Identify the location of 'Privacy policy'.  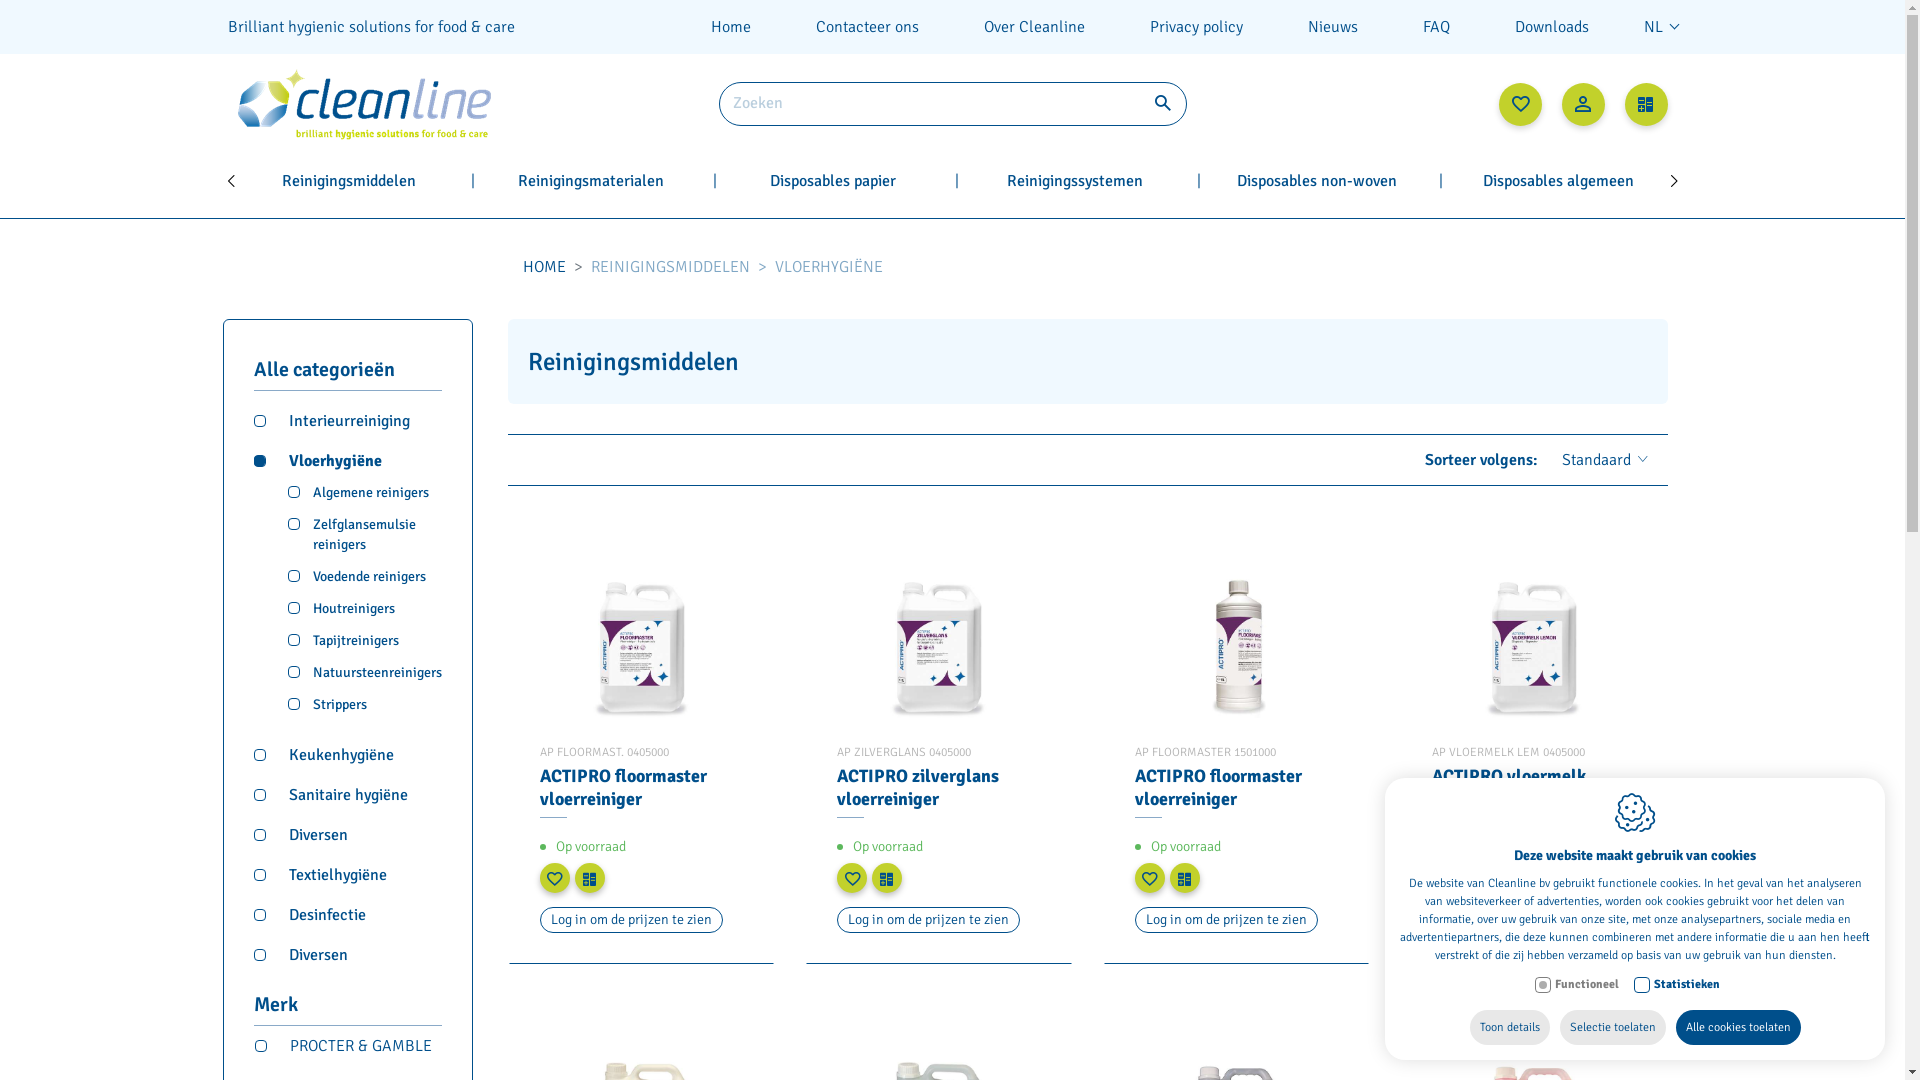
(1195, 27).